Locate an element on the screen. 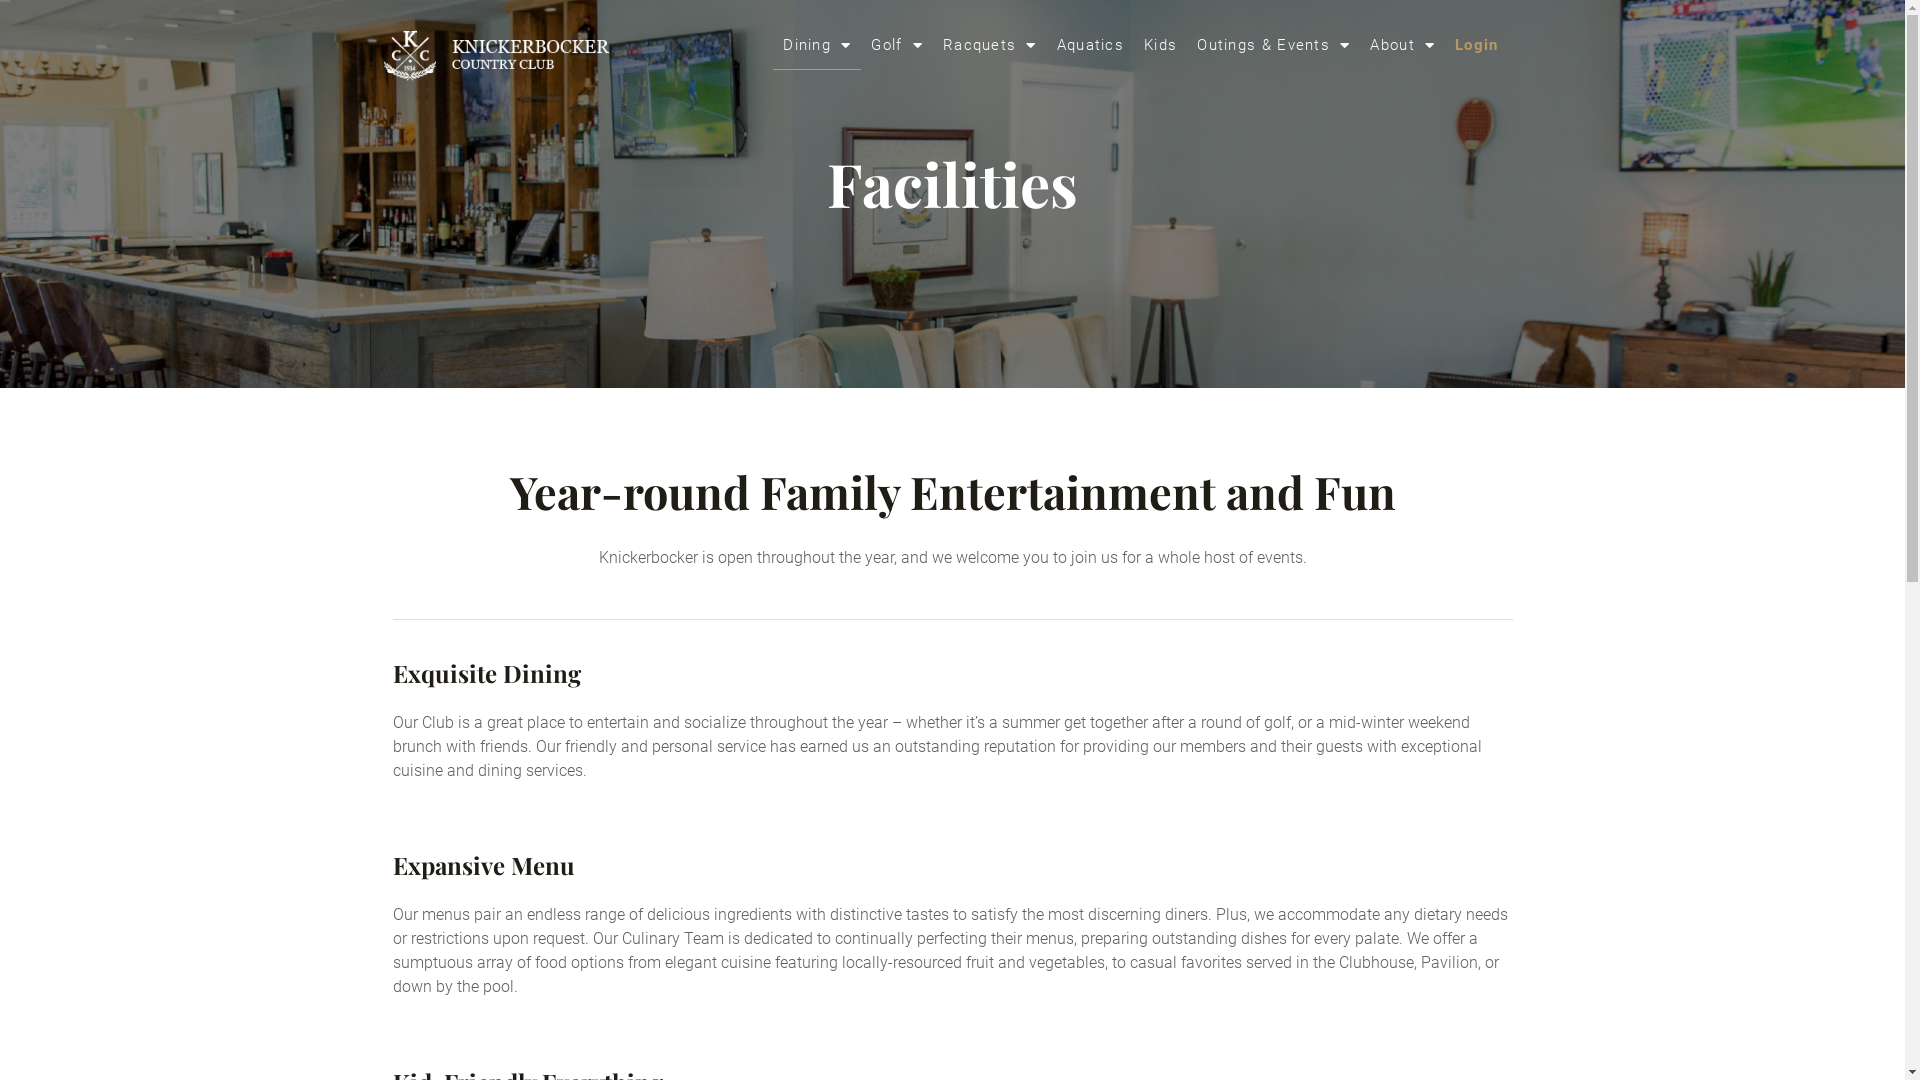 The height and width of the screenshot is (1080, 1920). 'Racquets' is located at coordinates (989, 45).